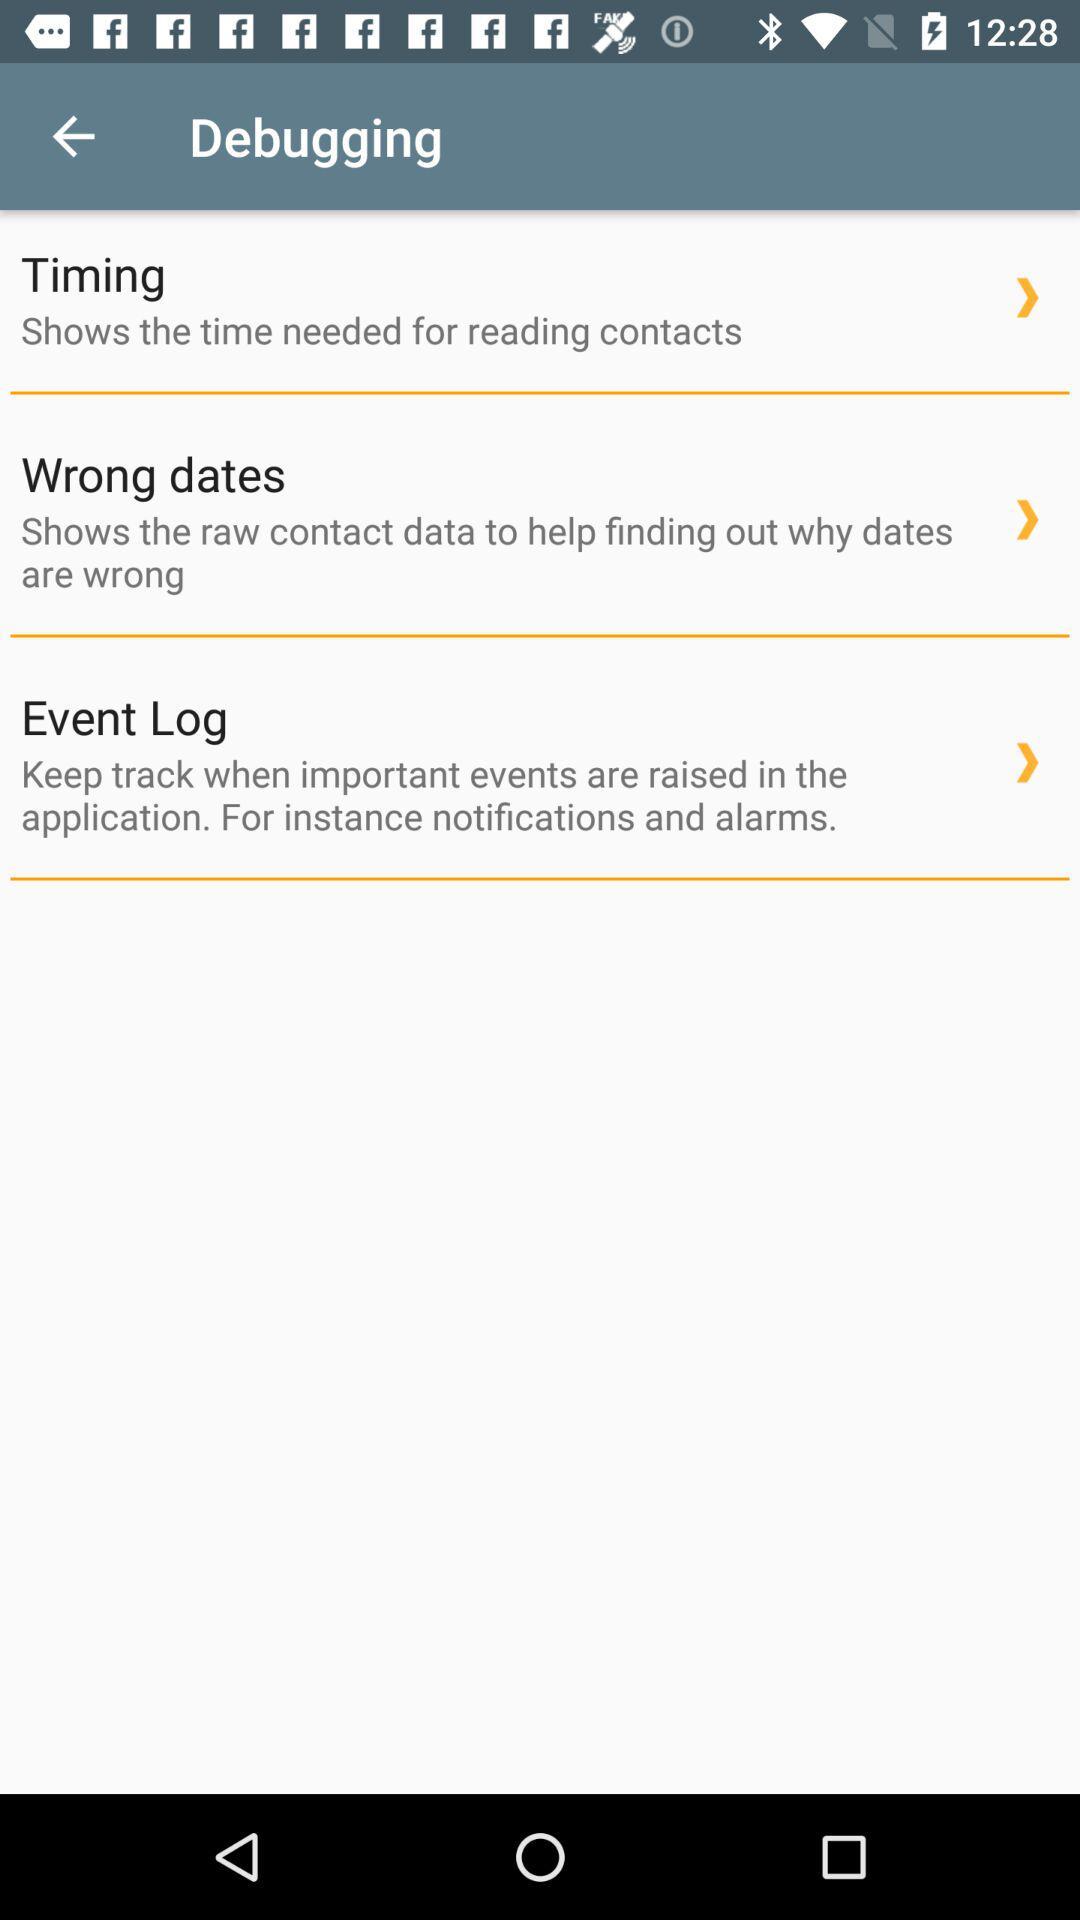 This screenshot has width=1080, height=1920. I want to click on icon next to debugging, so click(72, 135).